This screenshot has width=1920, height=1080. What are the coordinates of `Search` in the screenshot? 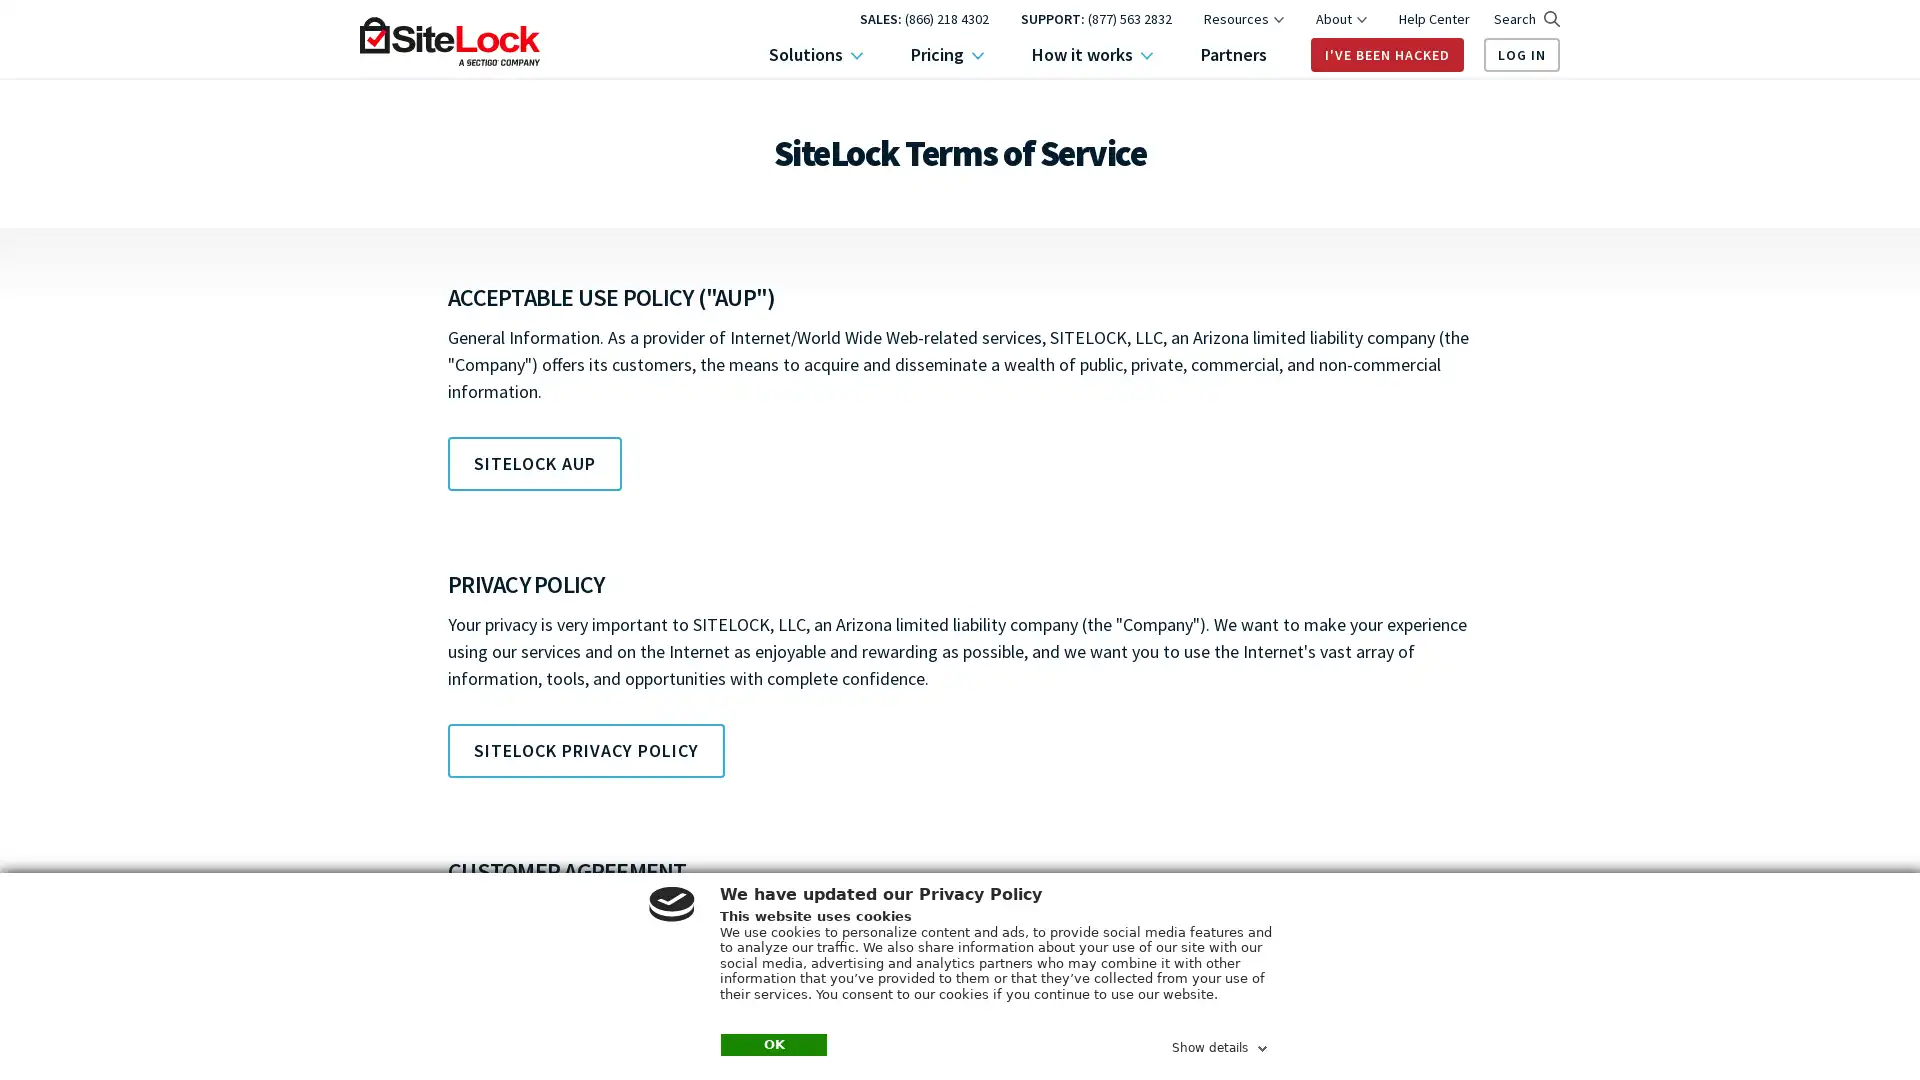 It's located at (1525, 19).